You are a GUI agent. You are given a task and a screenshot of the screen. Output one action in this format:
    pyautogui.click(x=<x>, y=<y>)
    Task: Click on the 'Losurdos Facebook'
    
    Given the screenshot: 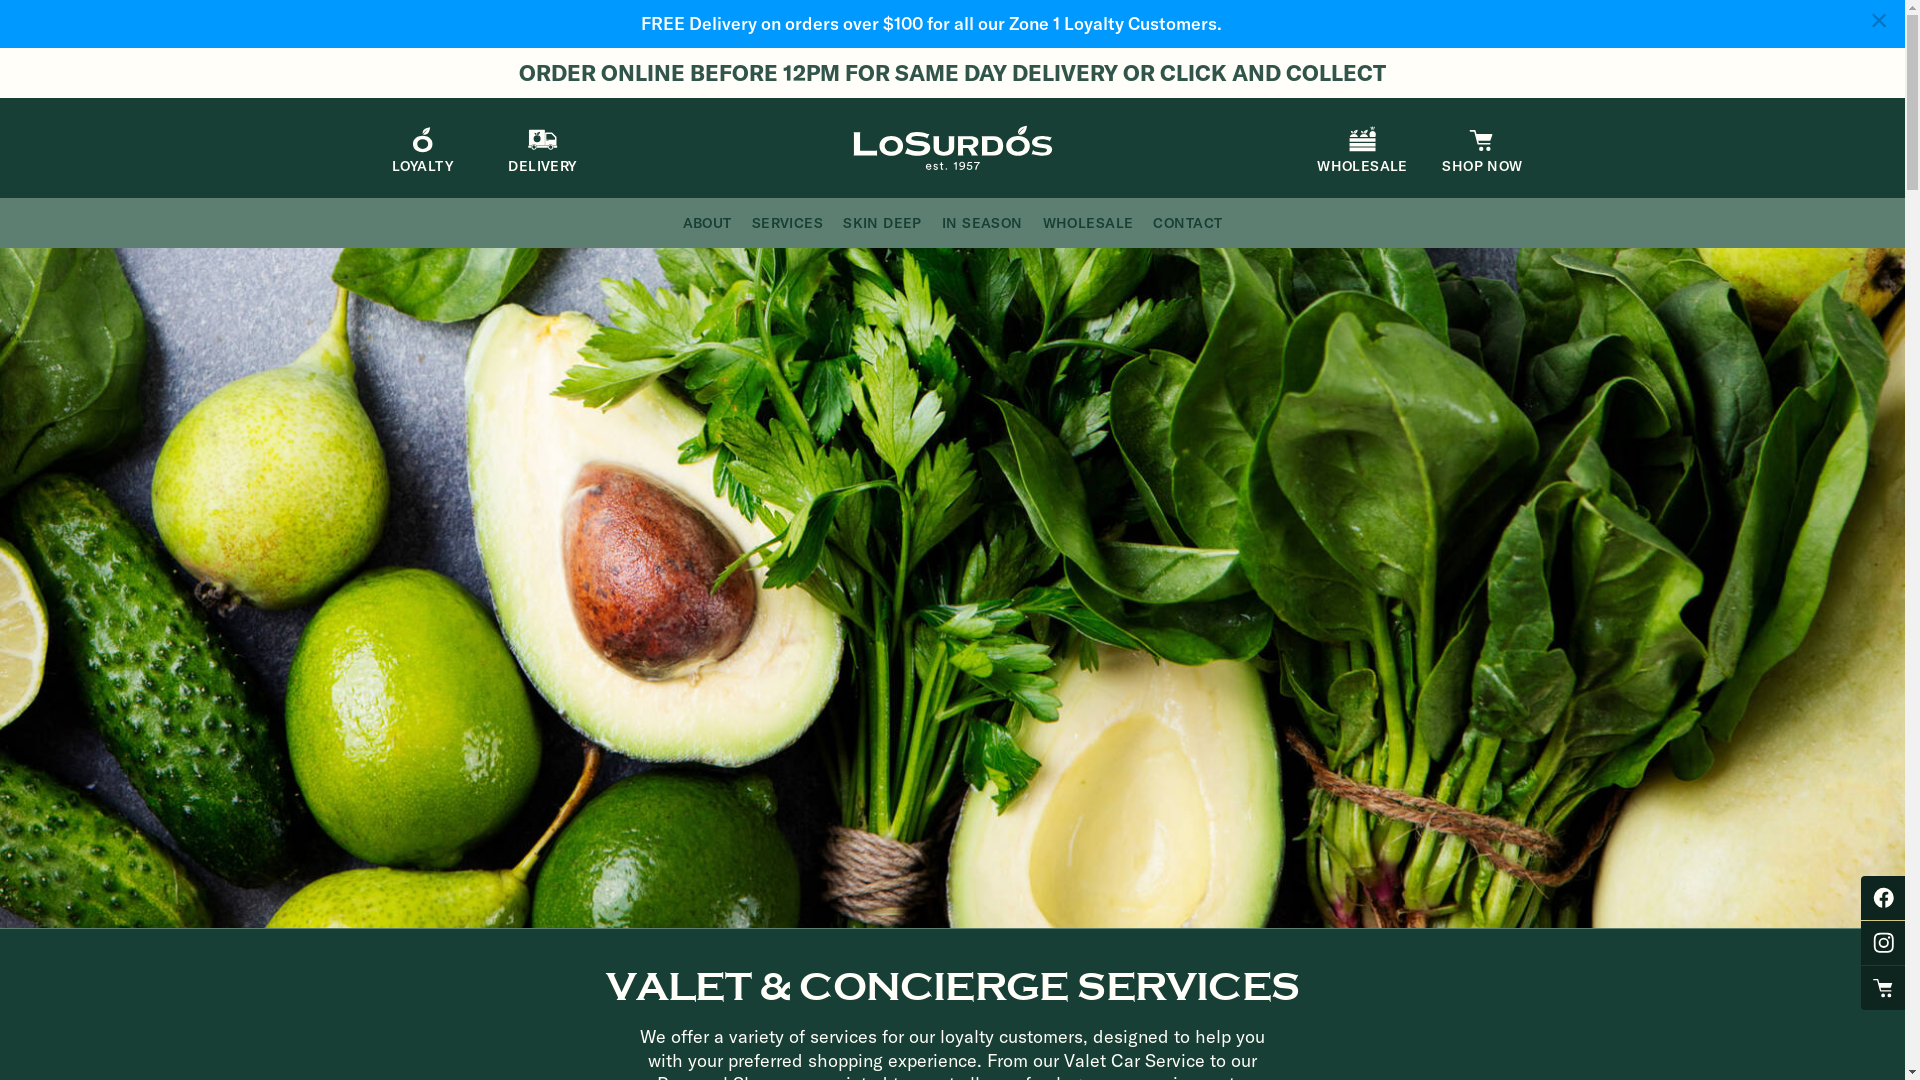 What is the action you would take?
    pyautogui.click(x=1860, y=897)
    